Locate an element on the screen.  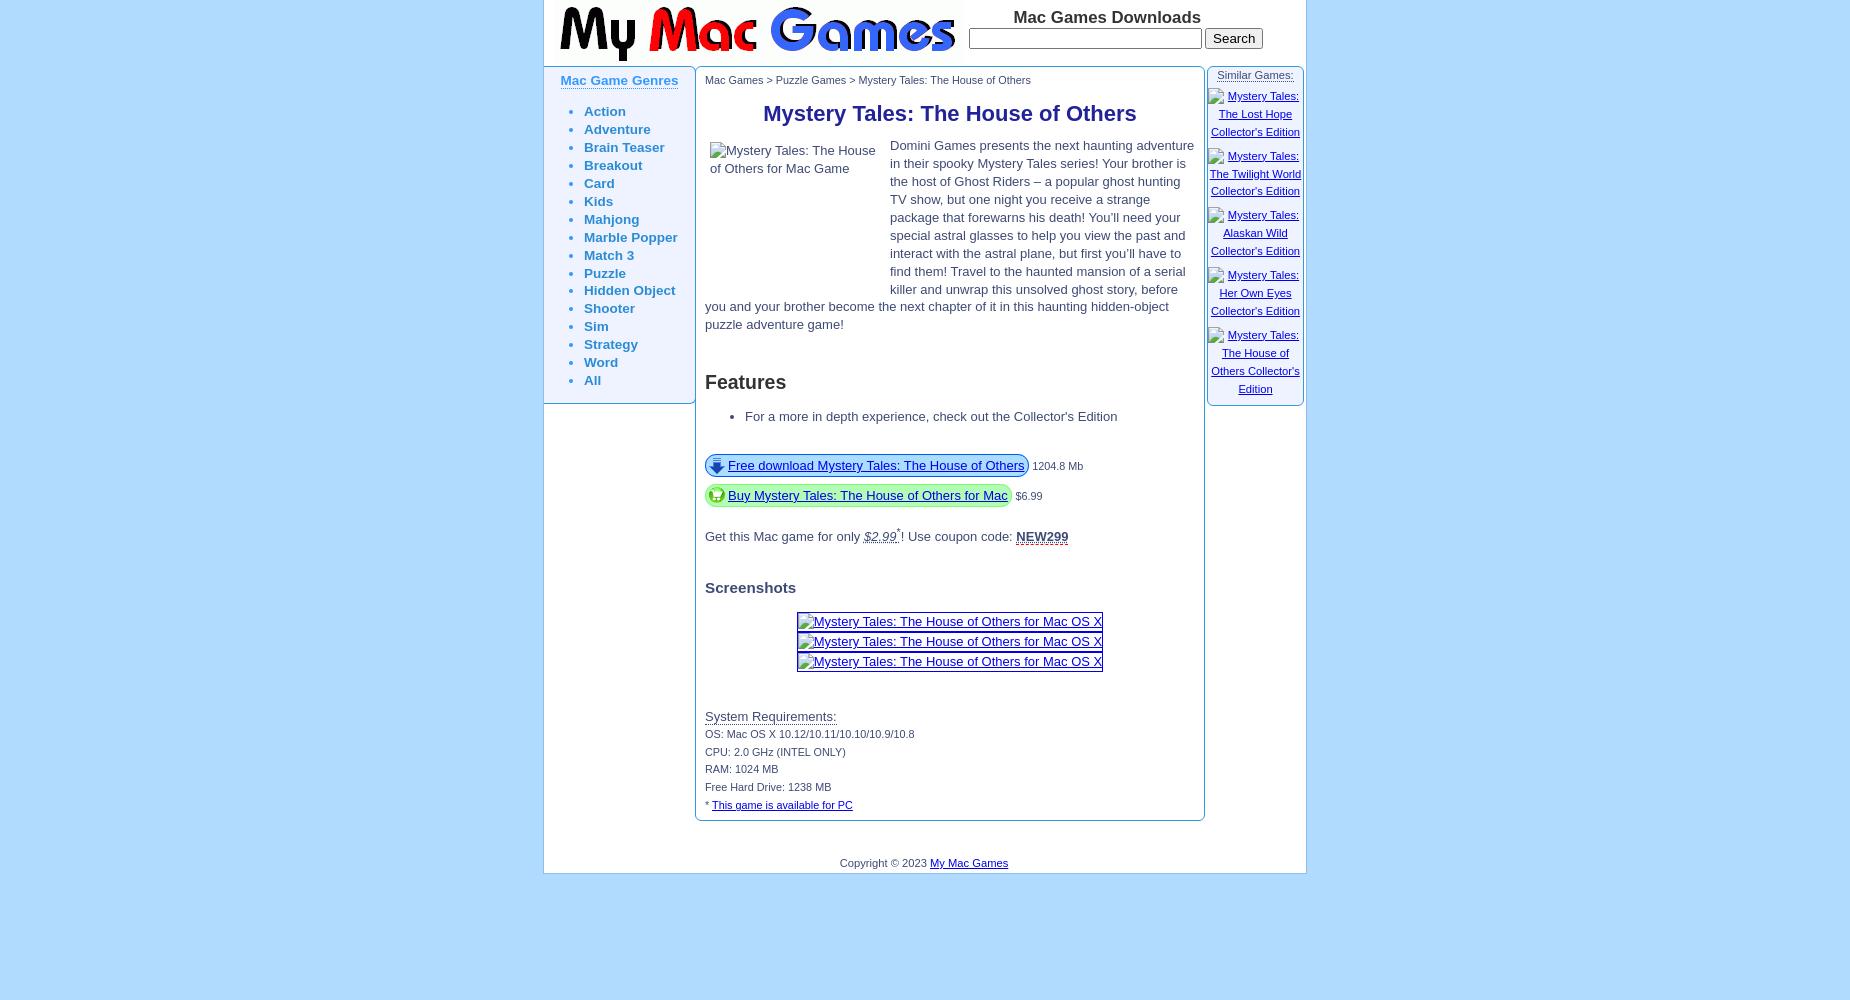
'>' is located at coordinates (769, 79).